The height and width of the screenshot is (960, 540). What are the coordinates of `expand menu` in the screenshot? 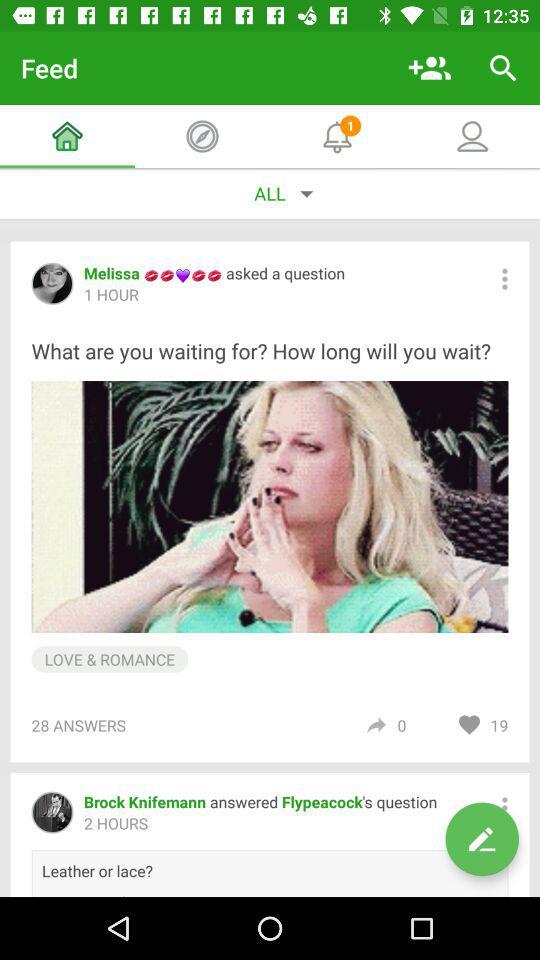 It's located at (503, 278).